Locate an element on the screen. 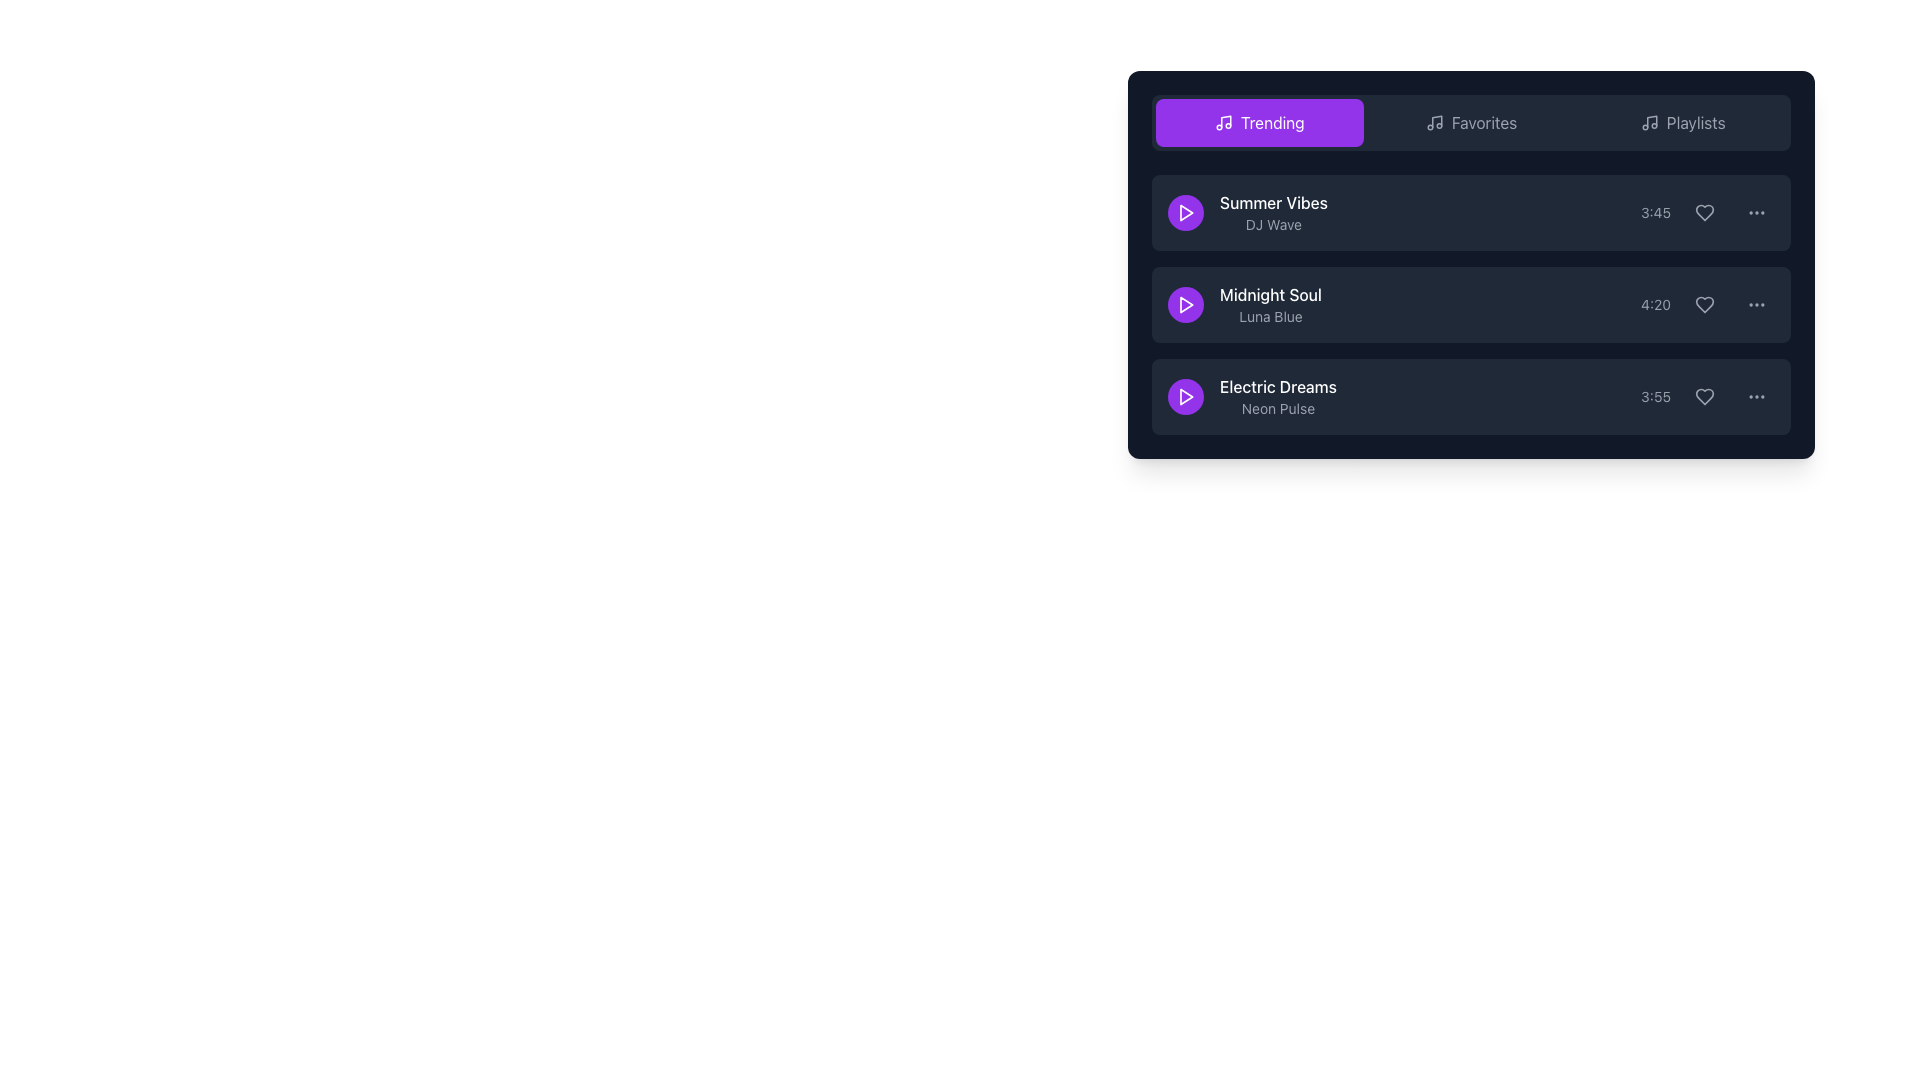  text of the song title label for 'Electric Dreams', which is the third song in the vertical list of the music interface, located above the subtitle 'Neon Pulse' is located at coordinates (1277, 386).